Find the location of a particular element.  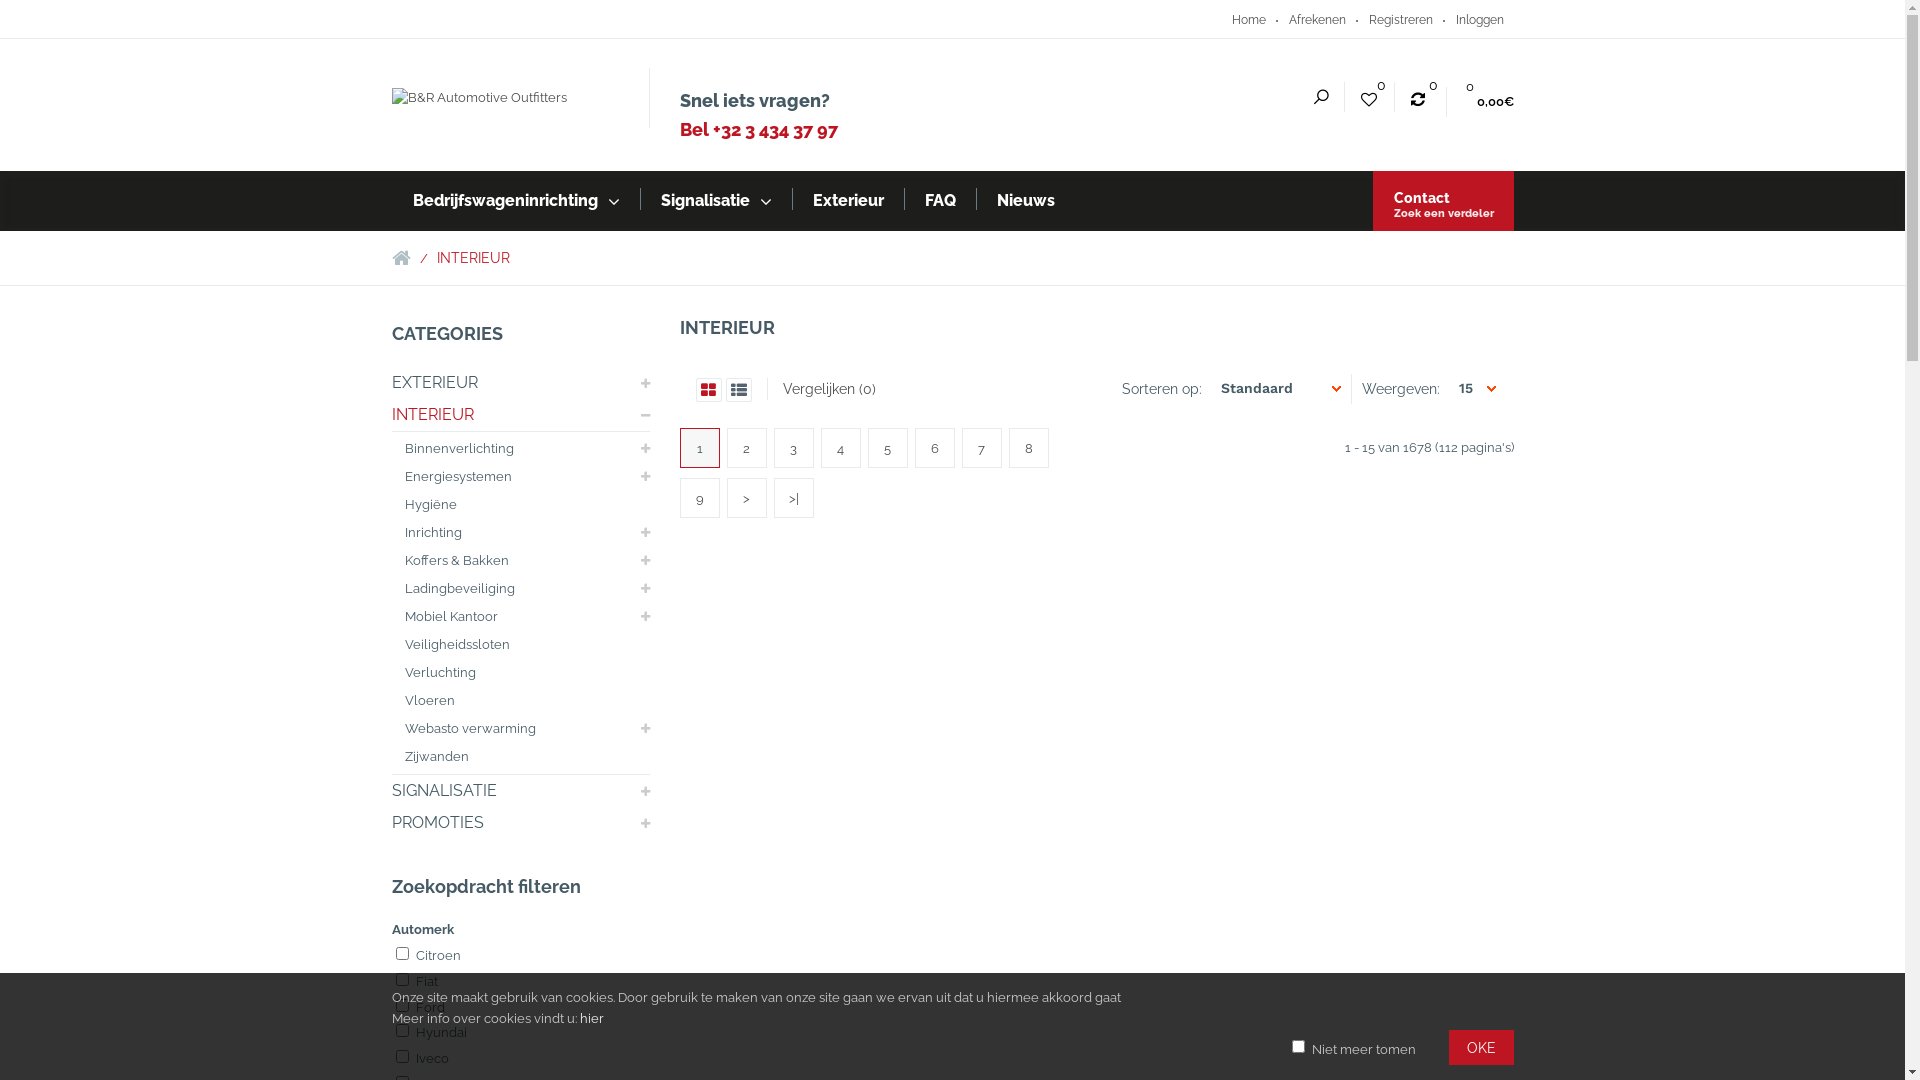

'Ladingbeveiliging' is located at coordinates (458, 588).